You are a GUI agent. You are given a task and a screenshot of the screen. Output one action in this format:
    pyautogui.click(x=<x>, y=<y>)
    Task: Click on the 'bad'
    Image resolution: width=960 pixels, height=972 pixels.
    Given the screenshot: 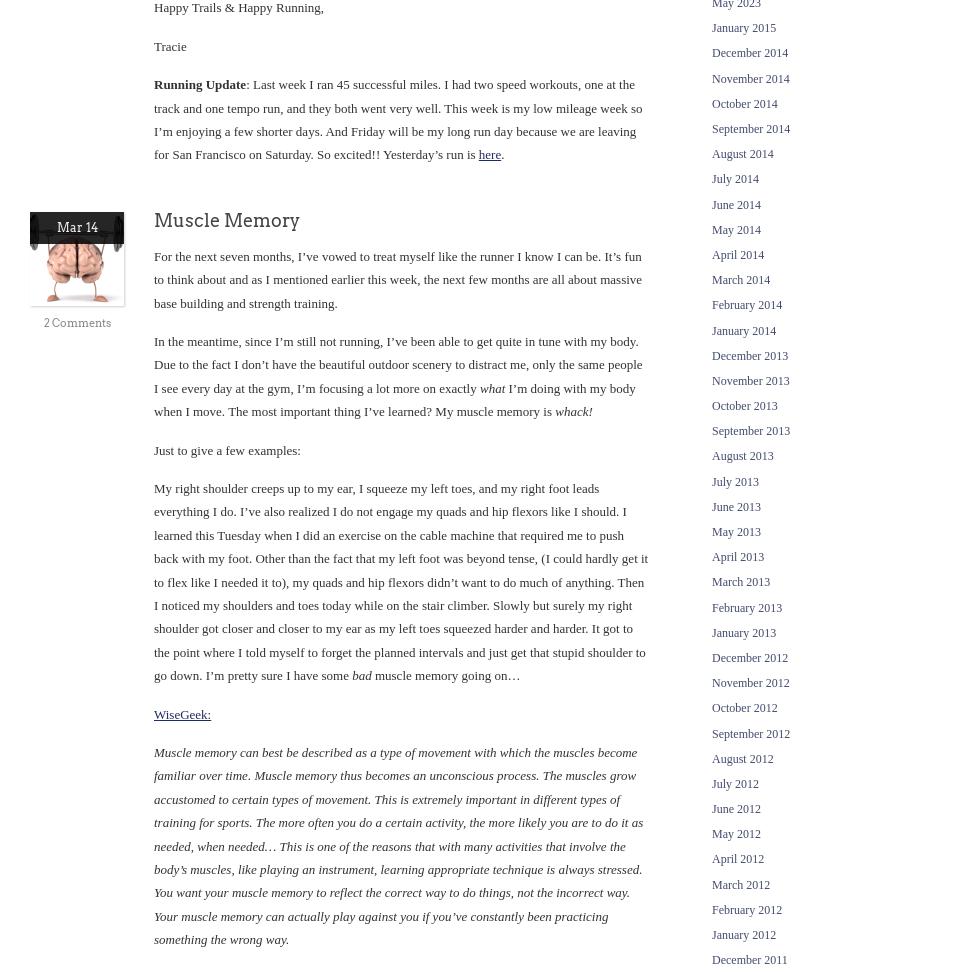 What is the action you would take?
    pyautogui.click(x=360, y=674)
    